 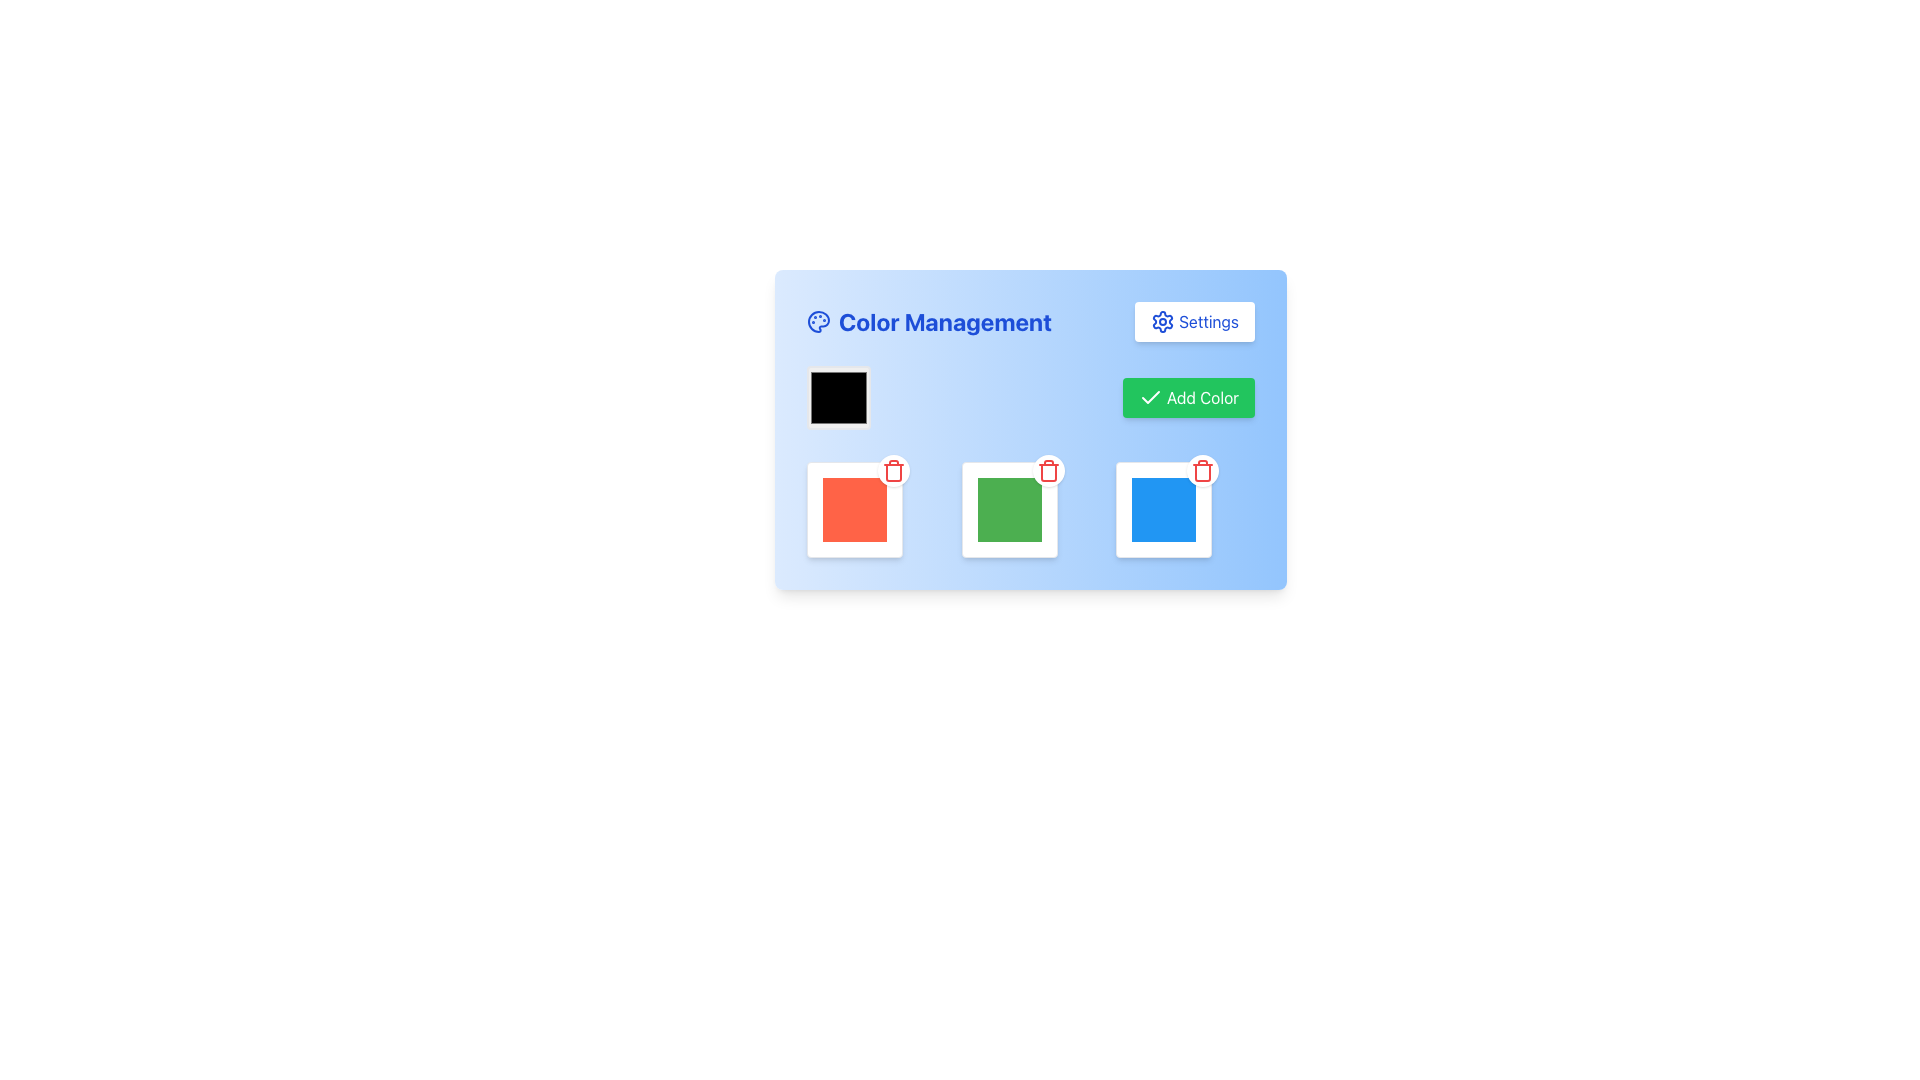 What do you see at coordinates (1202, 470) in the screenshot?
I see `the circular button with a white background and red border, featuring a trash can icon, located at the top-right corner of the blue color square in the color management panel` at bounding box center [1202, 470].